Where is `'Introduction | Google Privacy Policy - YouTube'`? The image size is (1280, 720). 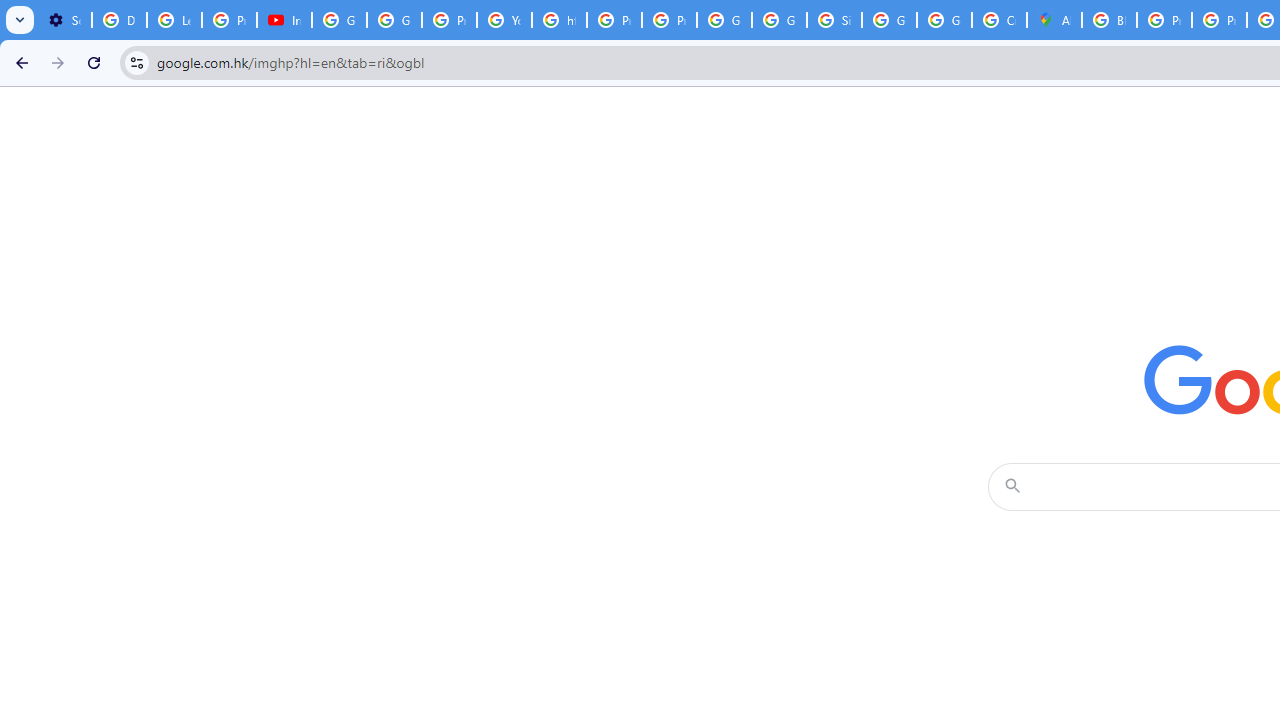
'Introduction | Google Privacy Policy - YouTube' is located at coordinates (283, 20).